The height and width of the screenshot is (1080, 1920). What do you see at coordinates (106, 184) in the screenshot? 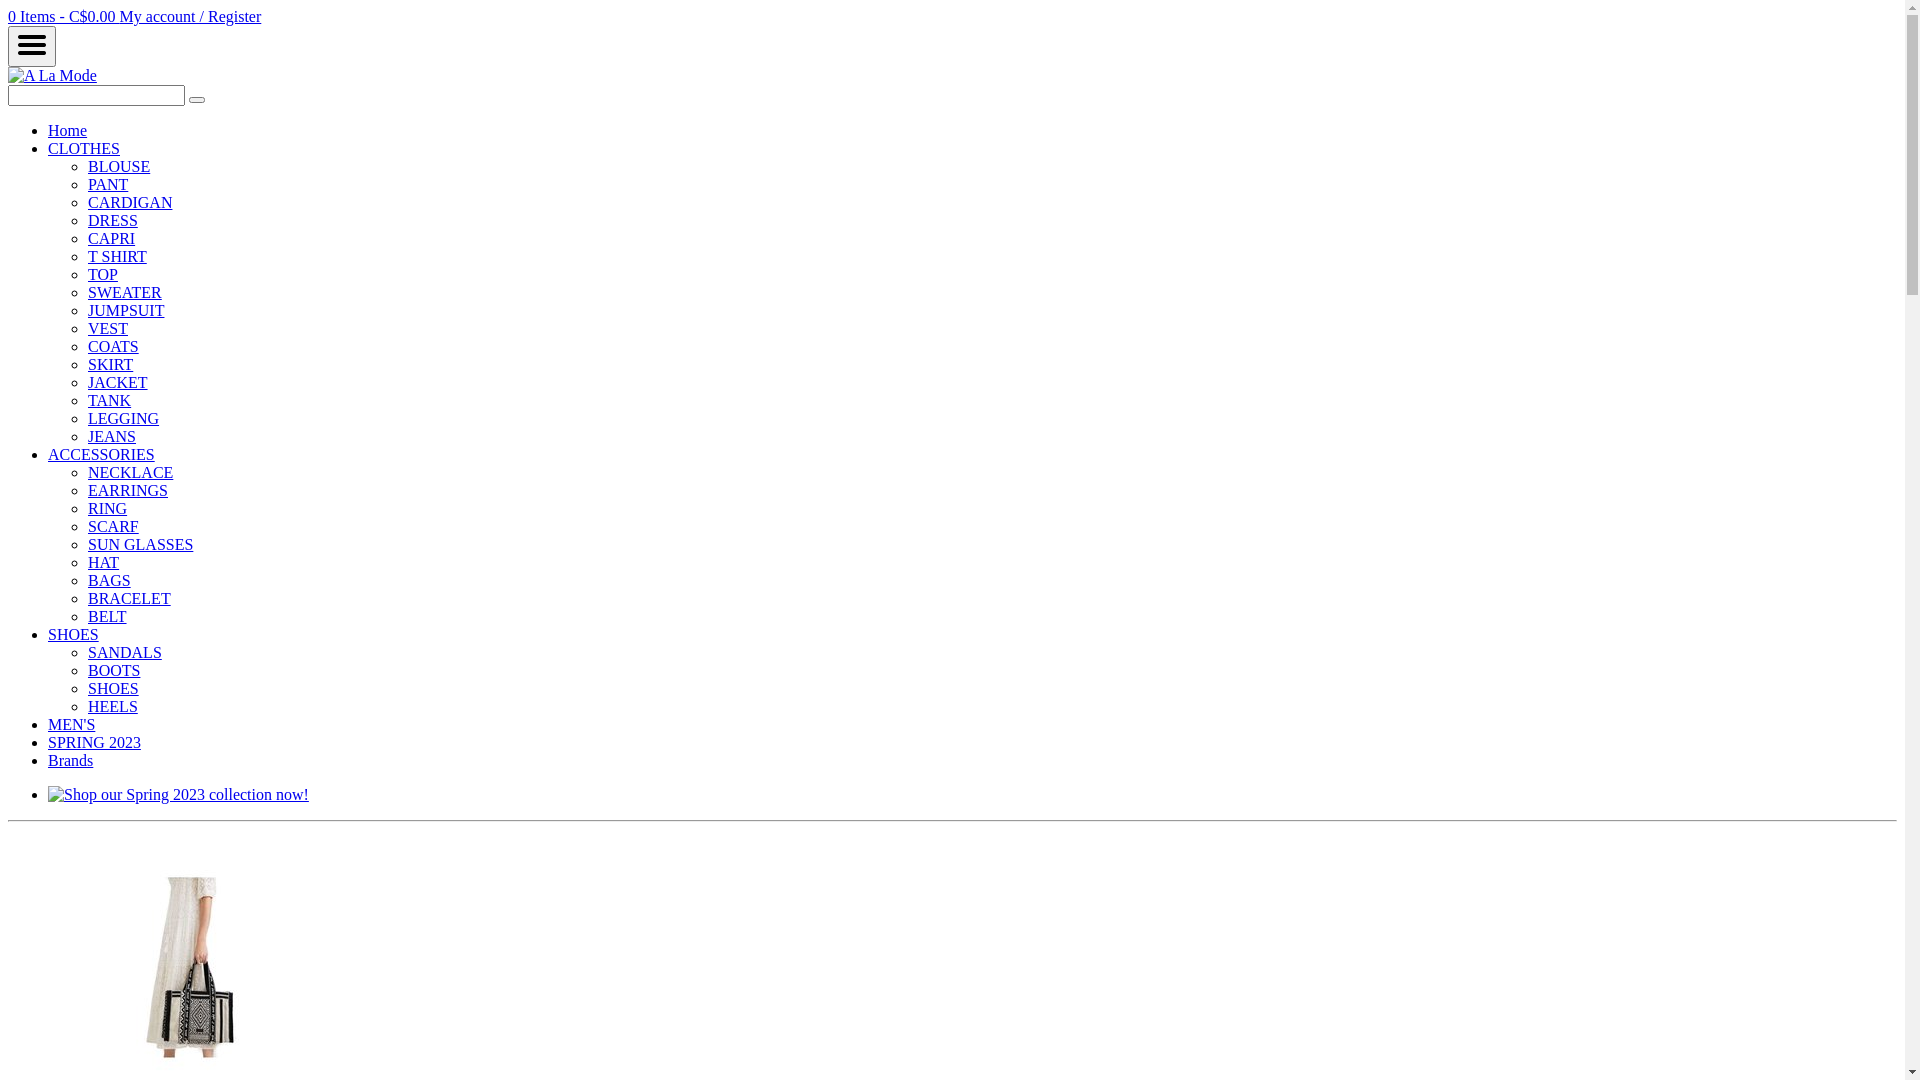
I see `'PANT'` at bounding box center [106, 184].